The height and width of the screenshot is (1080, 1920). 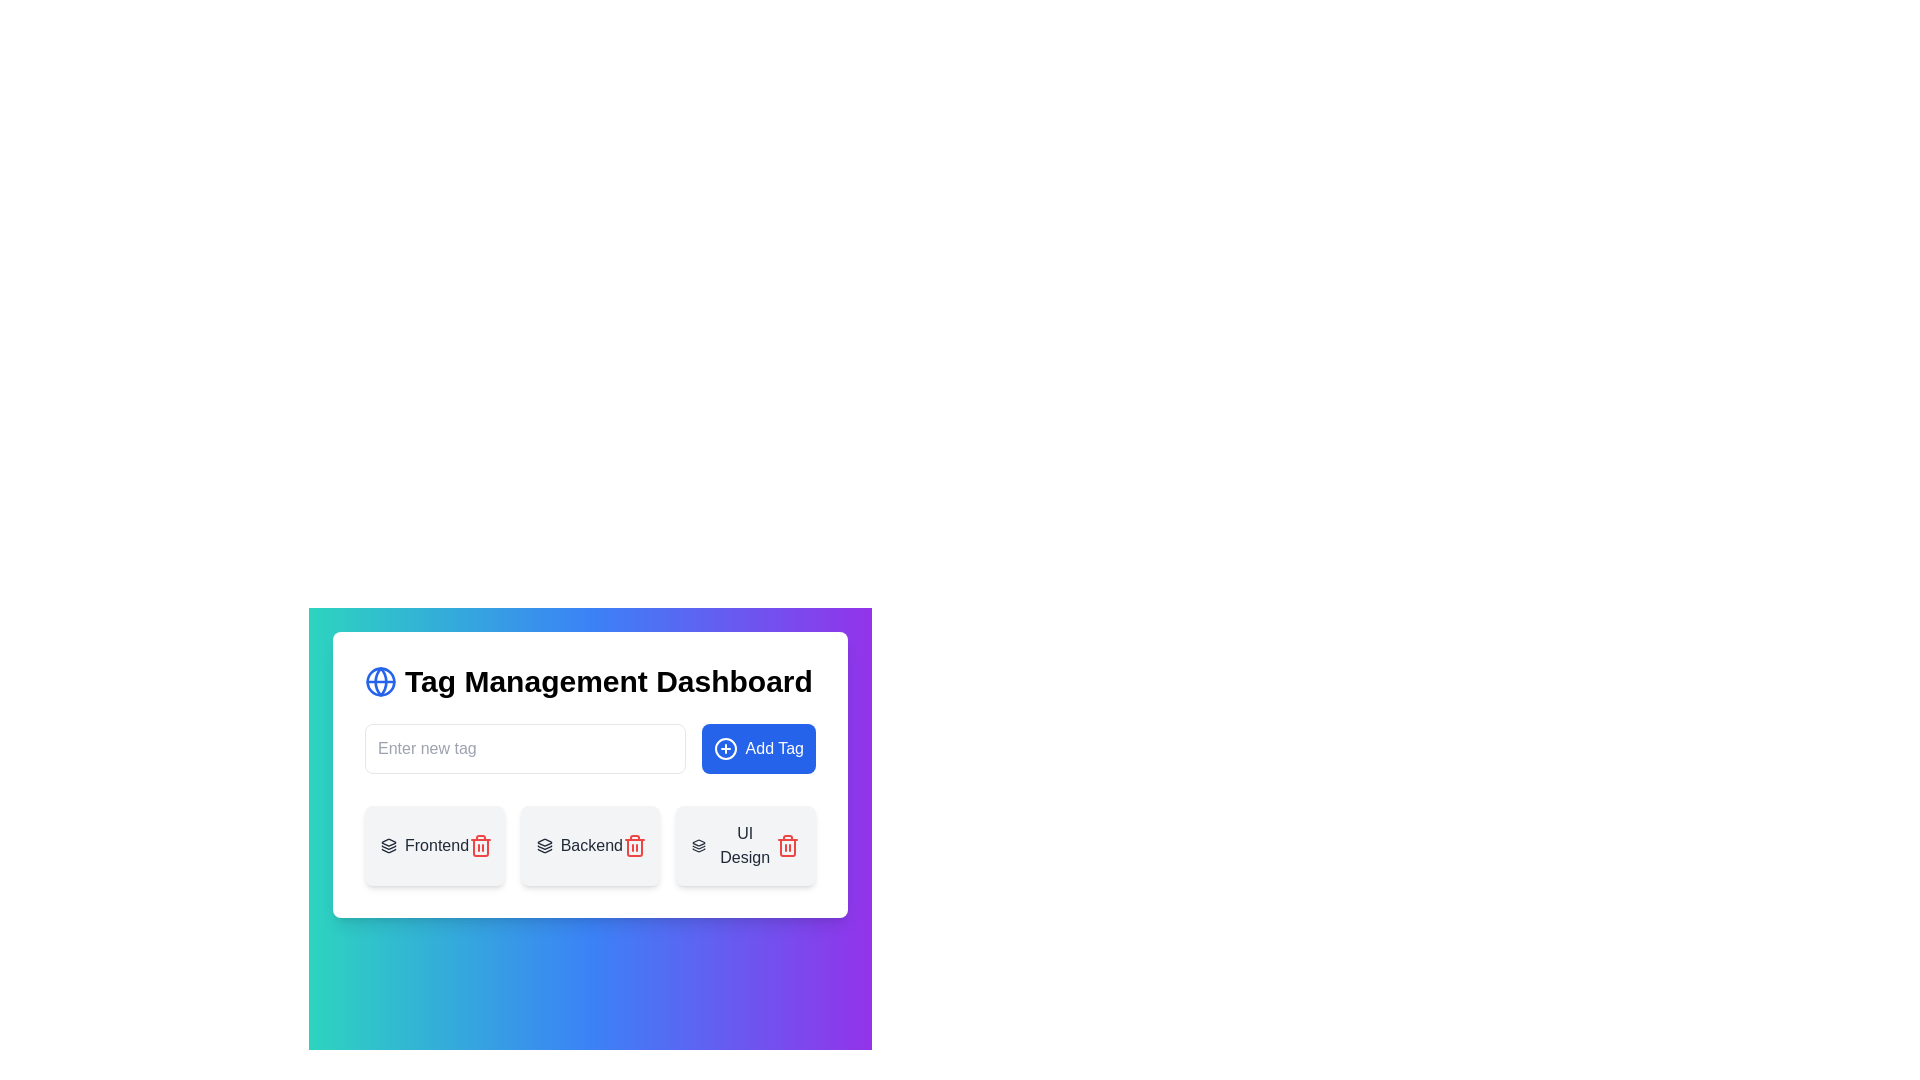 I want to click on the 'Frontend' tag icon and label for selection on the Tag Management Dashboard, so click(x=424, y=845).